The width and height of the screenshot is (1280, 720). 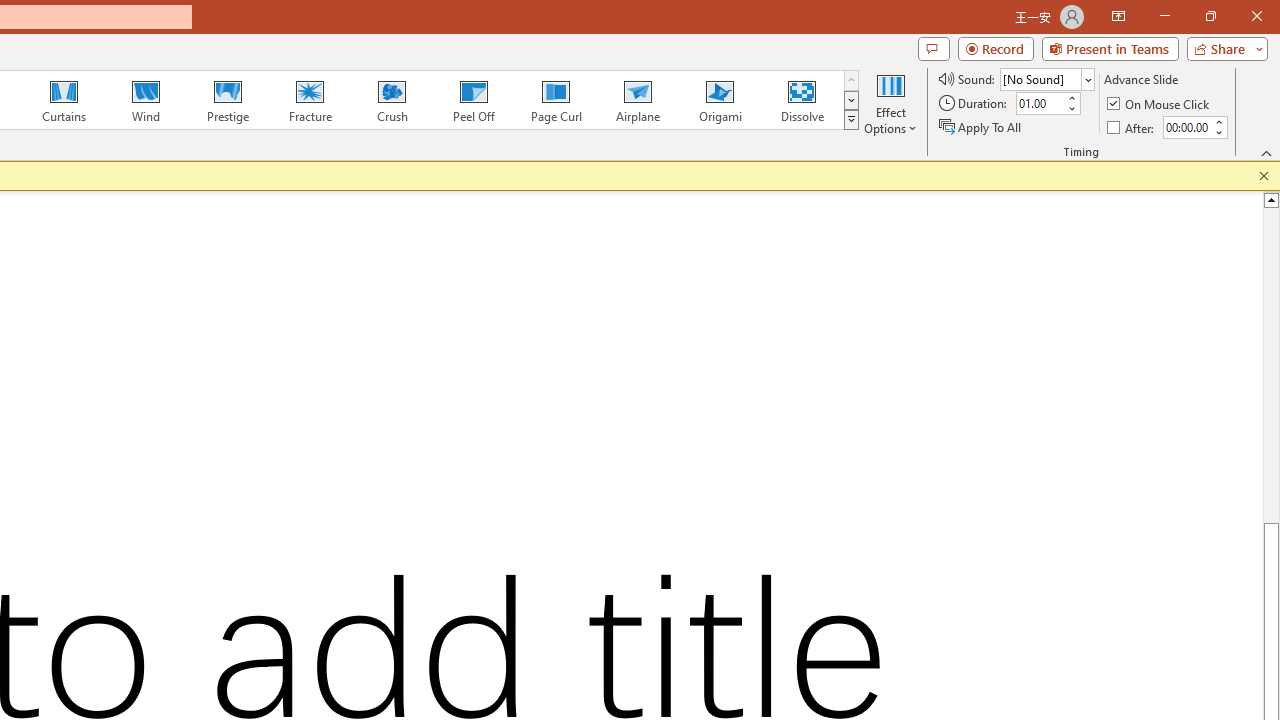 What do you see at coordinates (227, 100) in the screenshot?
I see `'Prestige'` at bounding box center [227, 100].